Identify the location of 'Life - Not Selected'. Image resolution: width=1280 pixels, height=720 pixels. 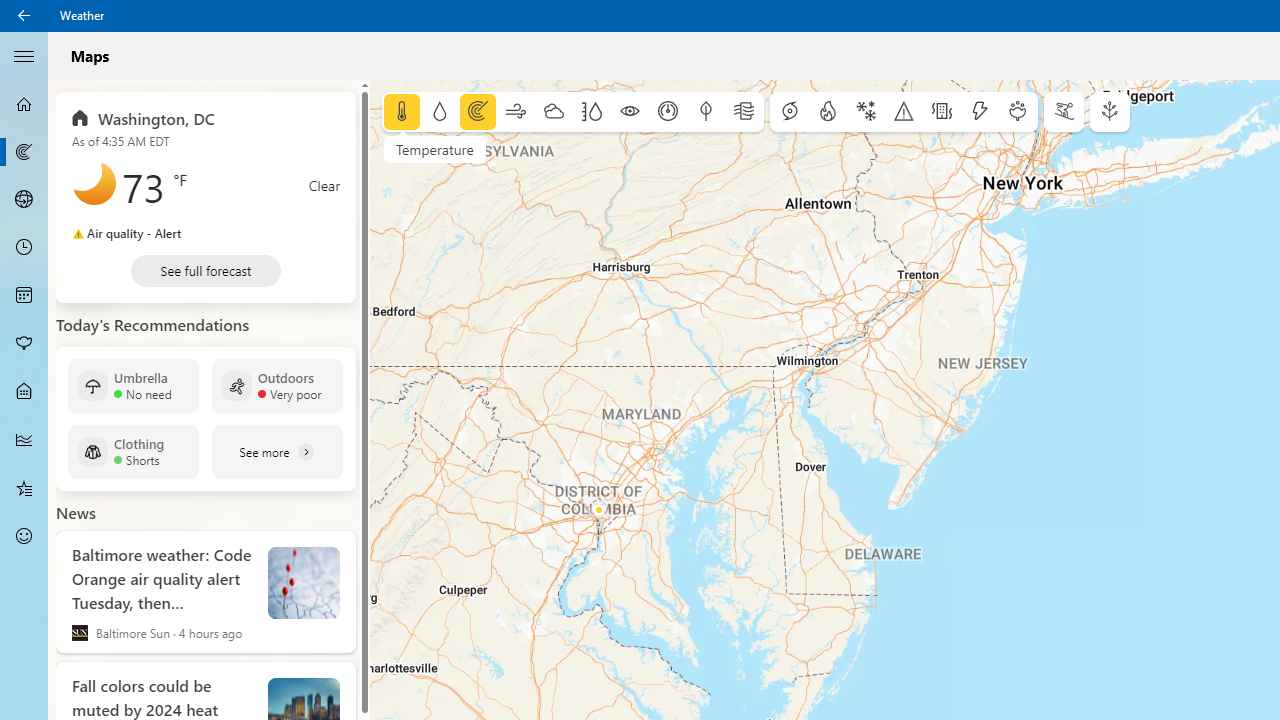
(24, 392).